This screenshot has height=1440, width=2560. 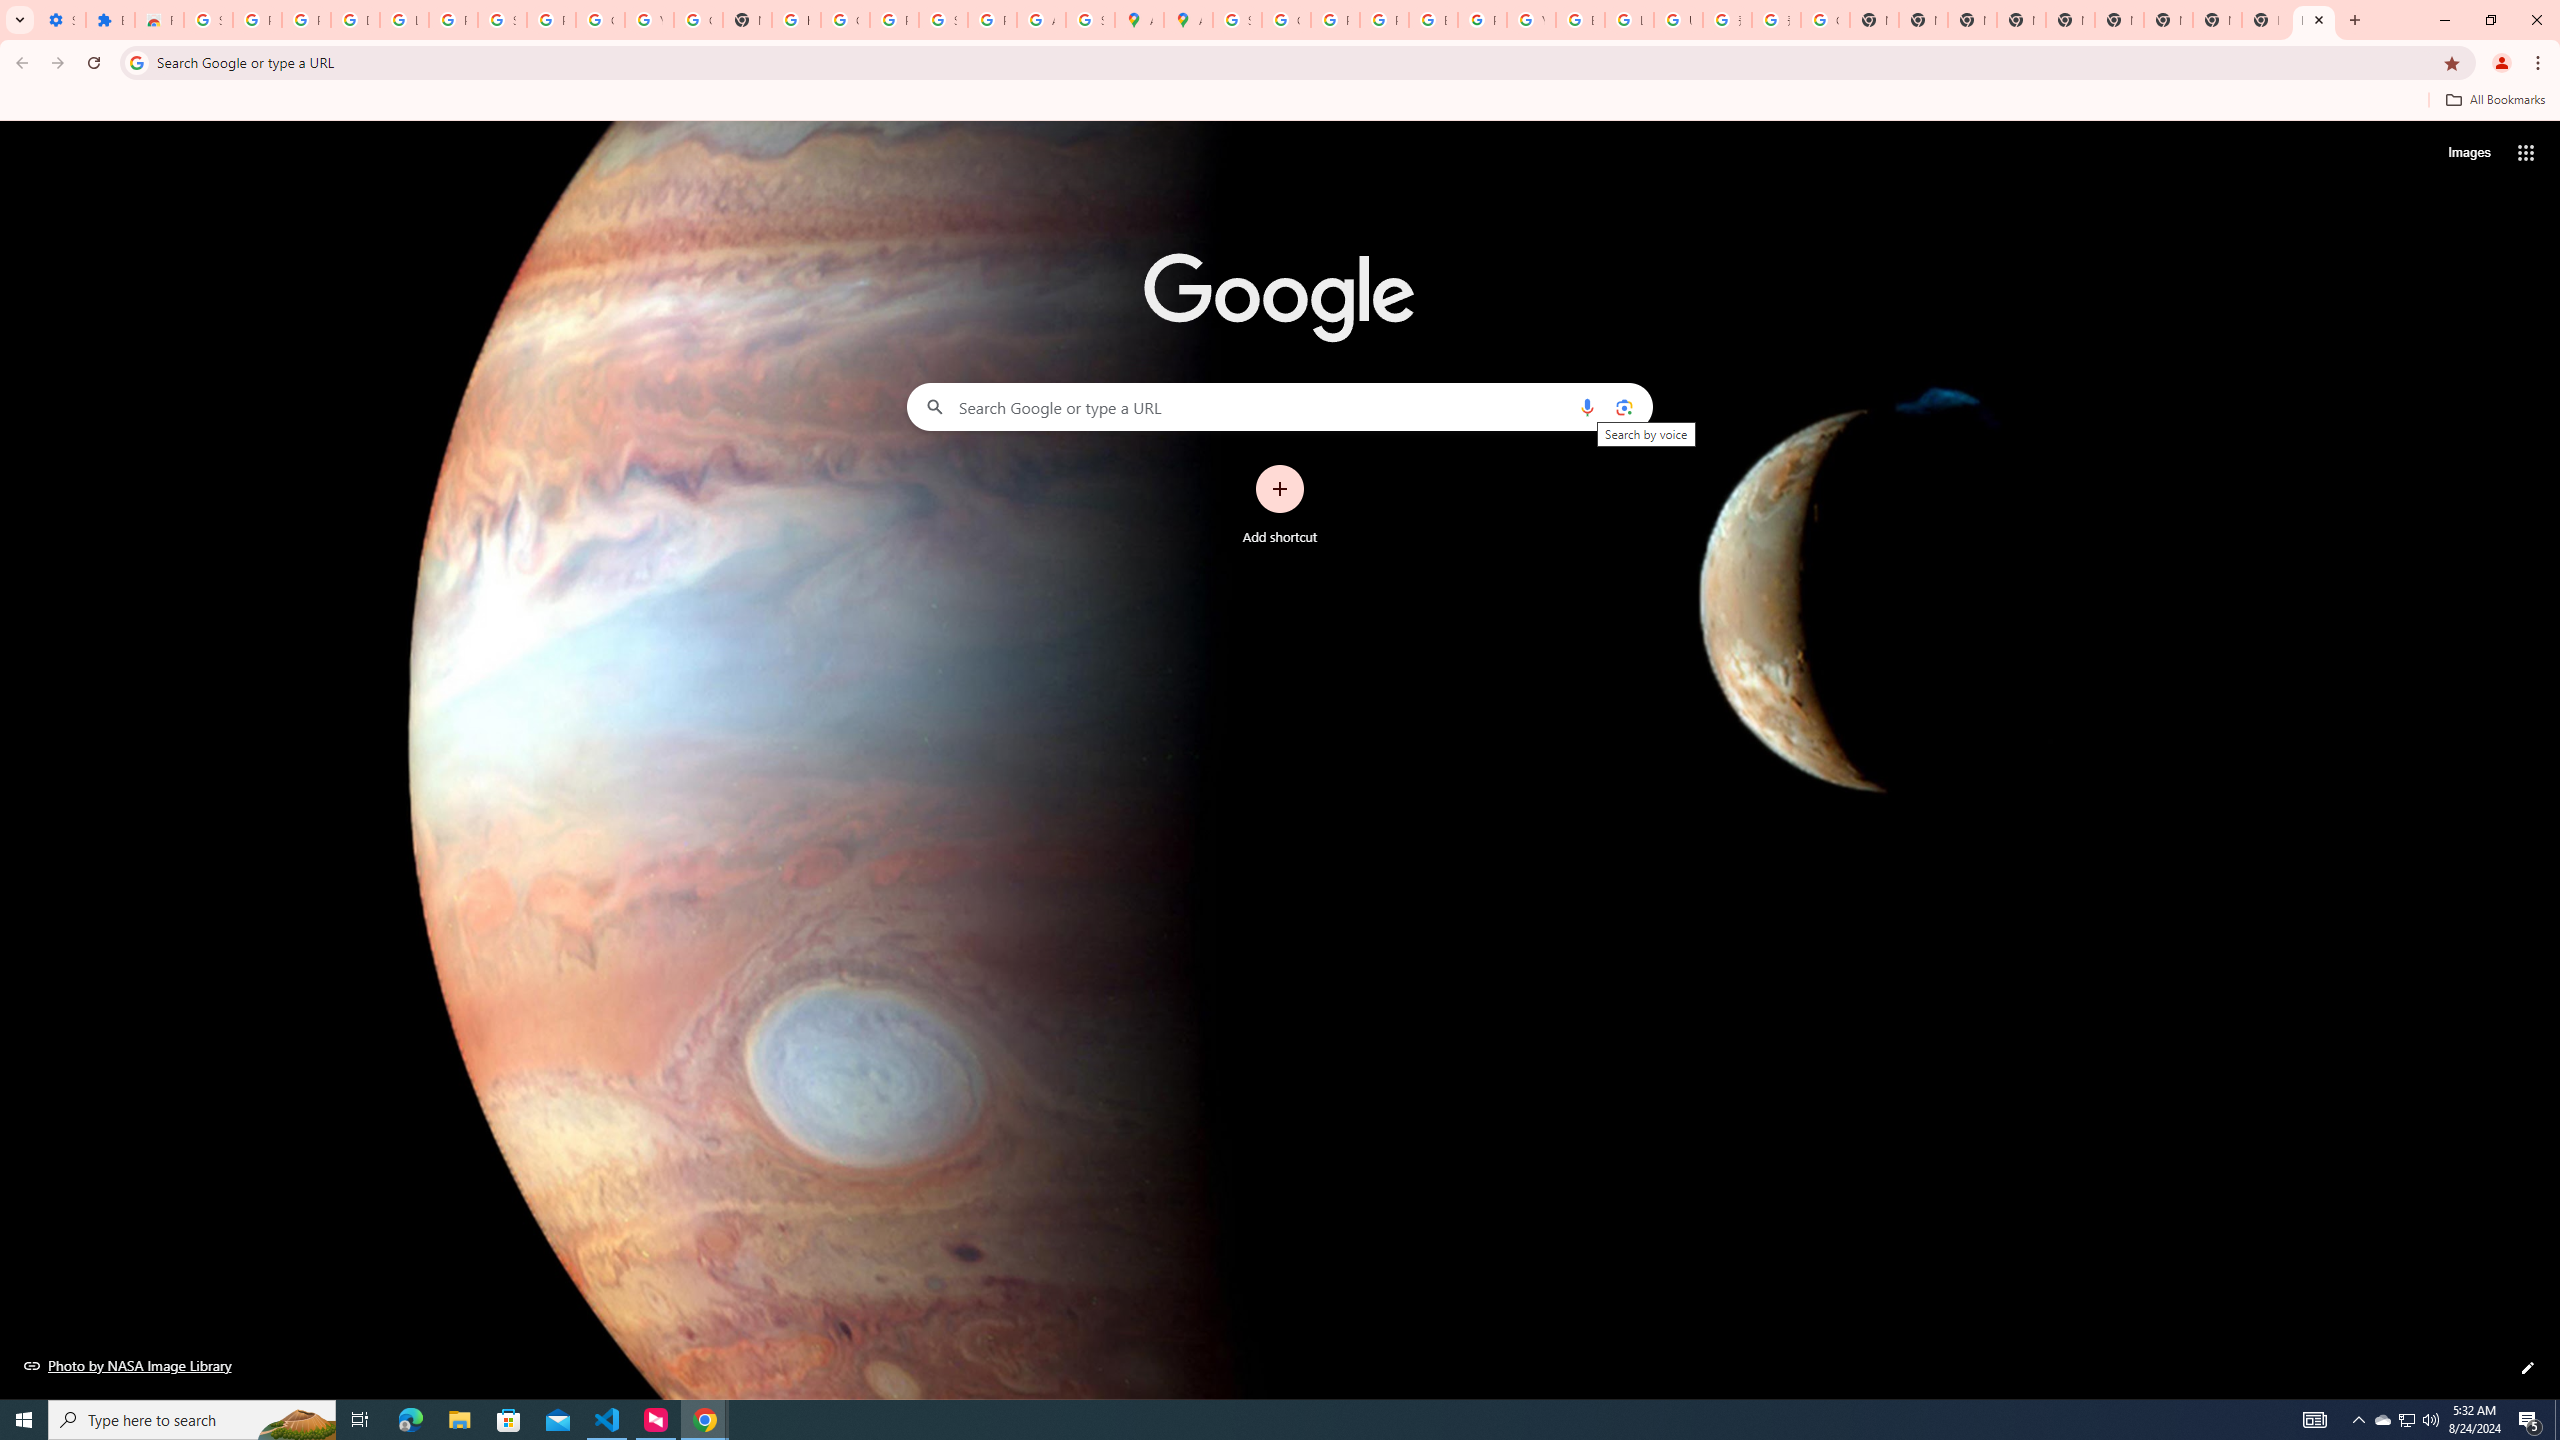 I want to click on 'Settings - On startup', so click(x=61, y=19).